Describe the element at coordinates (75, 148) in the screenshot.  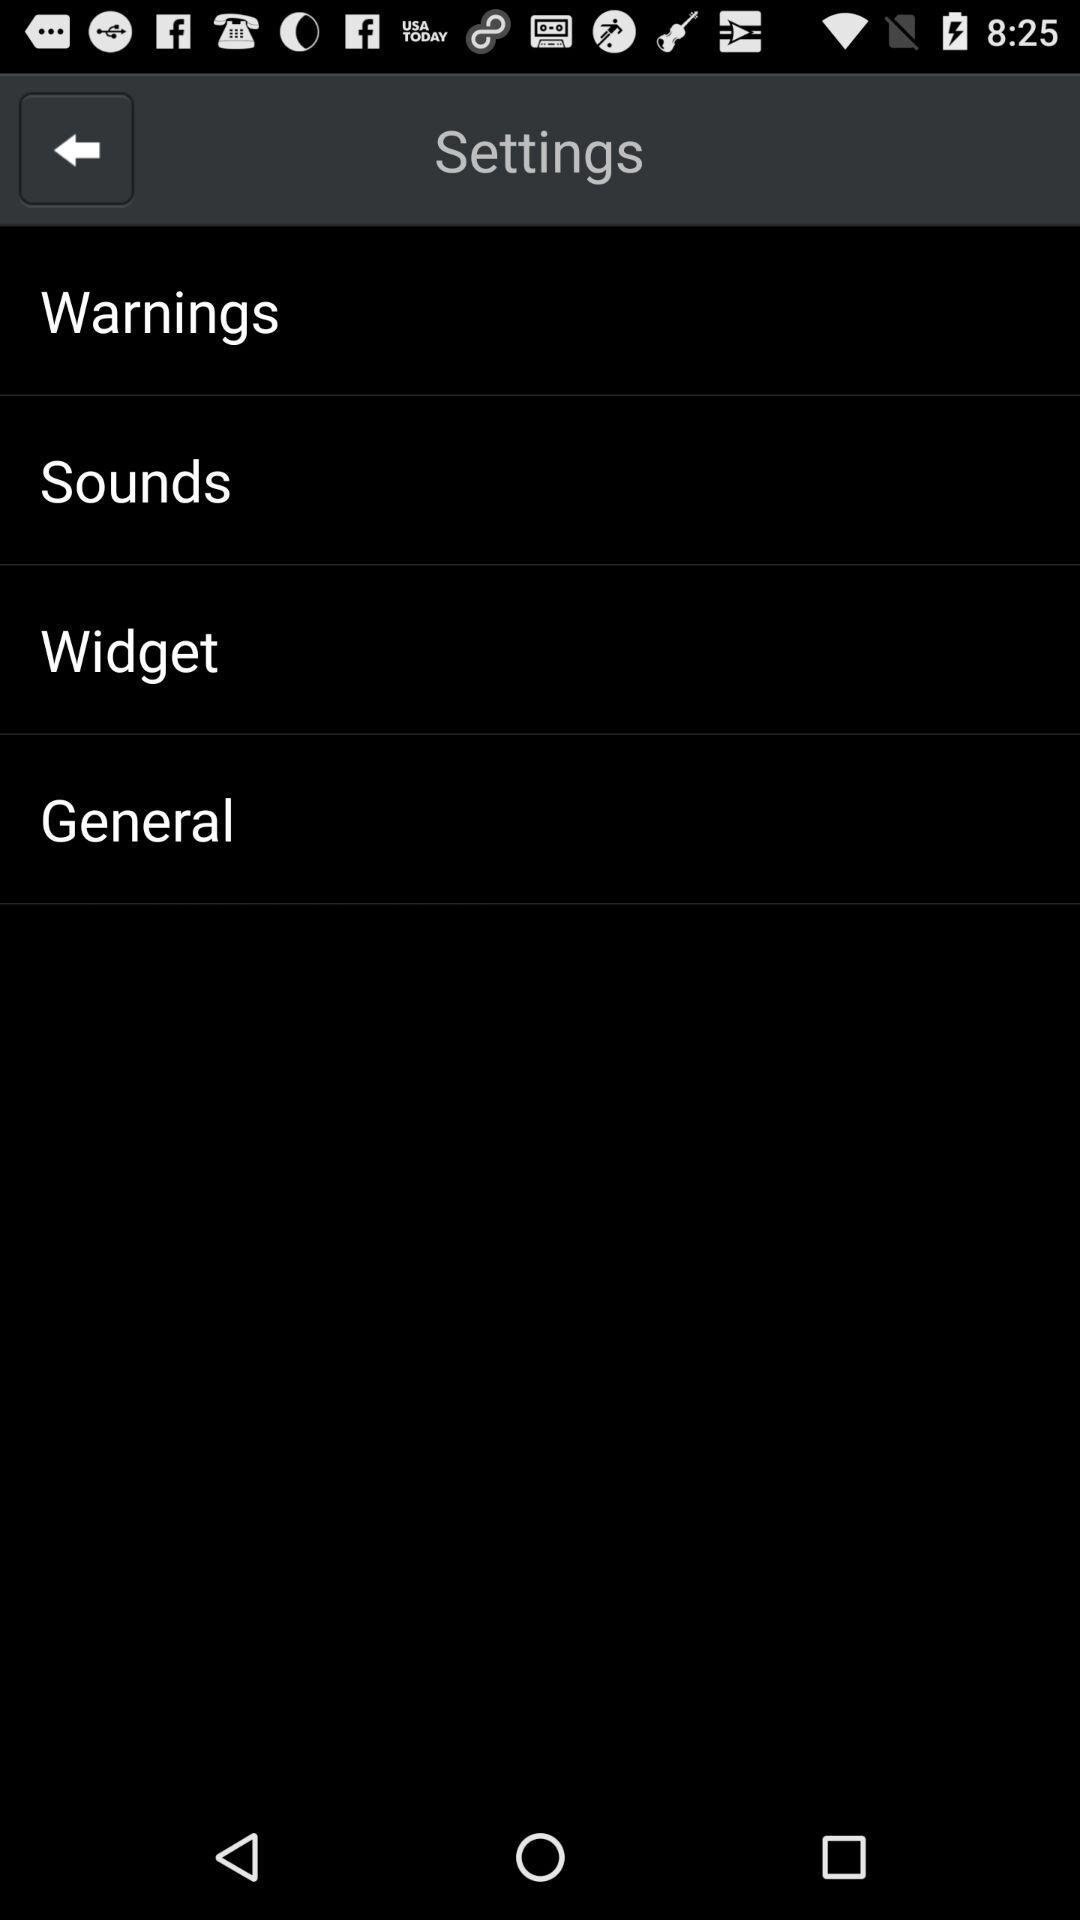
I see `the app next to settings app` at that location.